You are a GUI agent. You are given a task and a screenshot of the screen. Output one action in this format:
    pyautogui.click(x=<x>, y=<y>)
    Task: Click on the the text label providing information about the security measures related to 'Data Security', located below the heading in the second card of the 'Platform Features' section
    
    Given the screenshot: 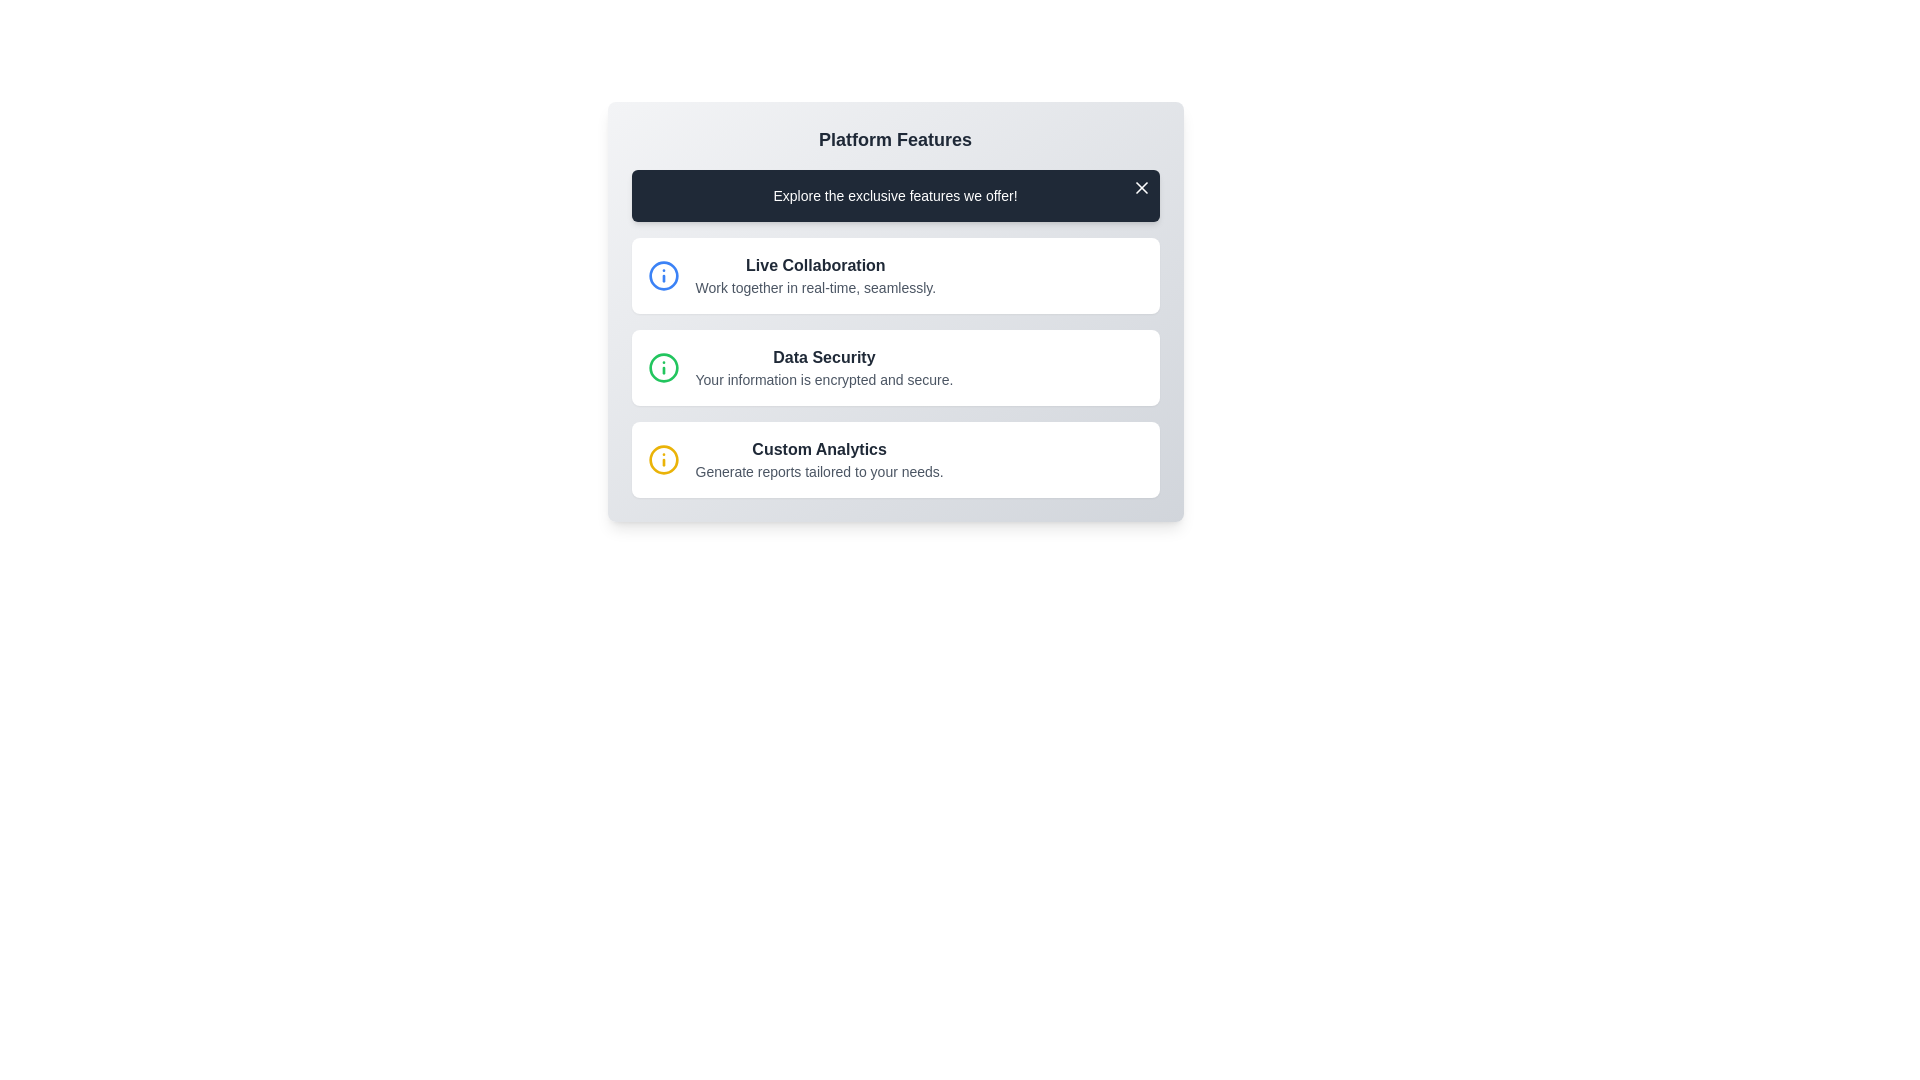 What is the action you would take?
    pyautogui.click(x=824, y=380)
    